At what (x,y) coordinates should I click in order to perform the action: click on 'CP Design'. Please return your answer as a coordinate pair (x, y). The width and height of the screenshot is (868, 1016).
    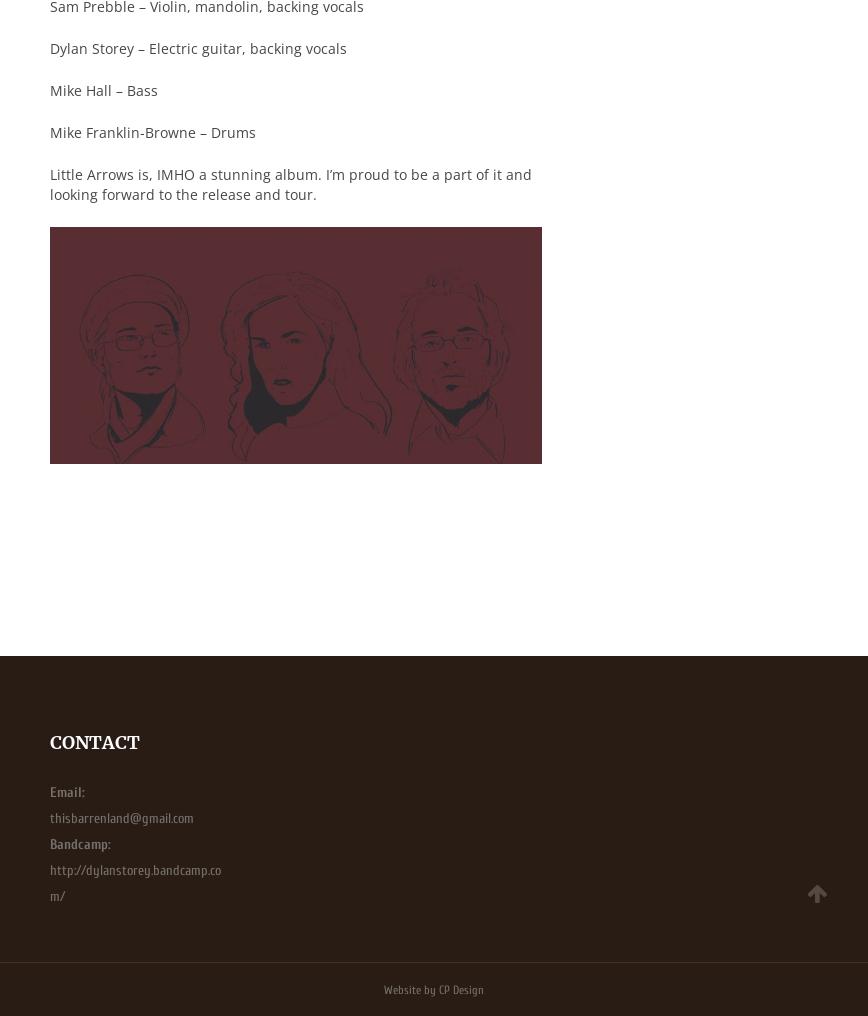
    Looking at the image, I should click on (438, 988).